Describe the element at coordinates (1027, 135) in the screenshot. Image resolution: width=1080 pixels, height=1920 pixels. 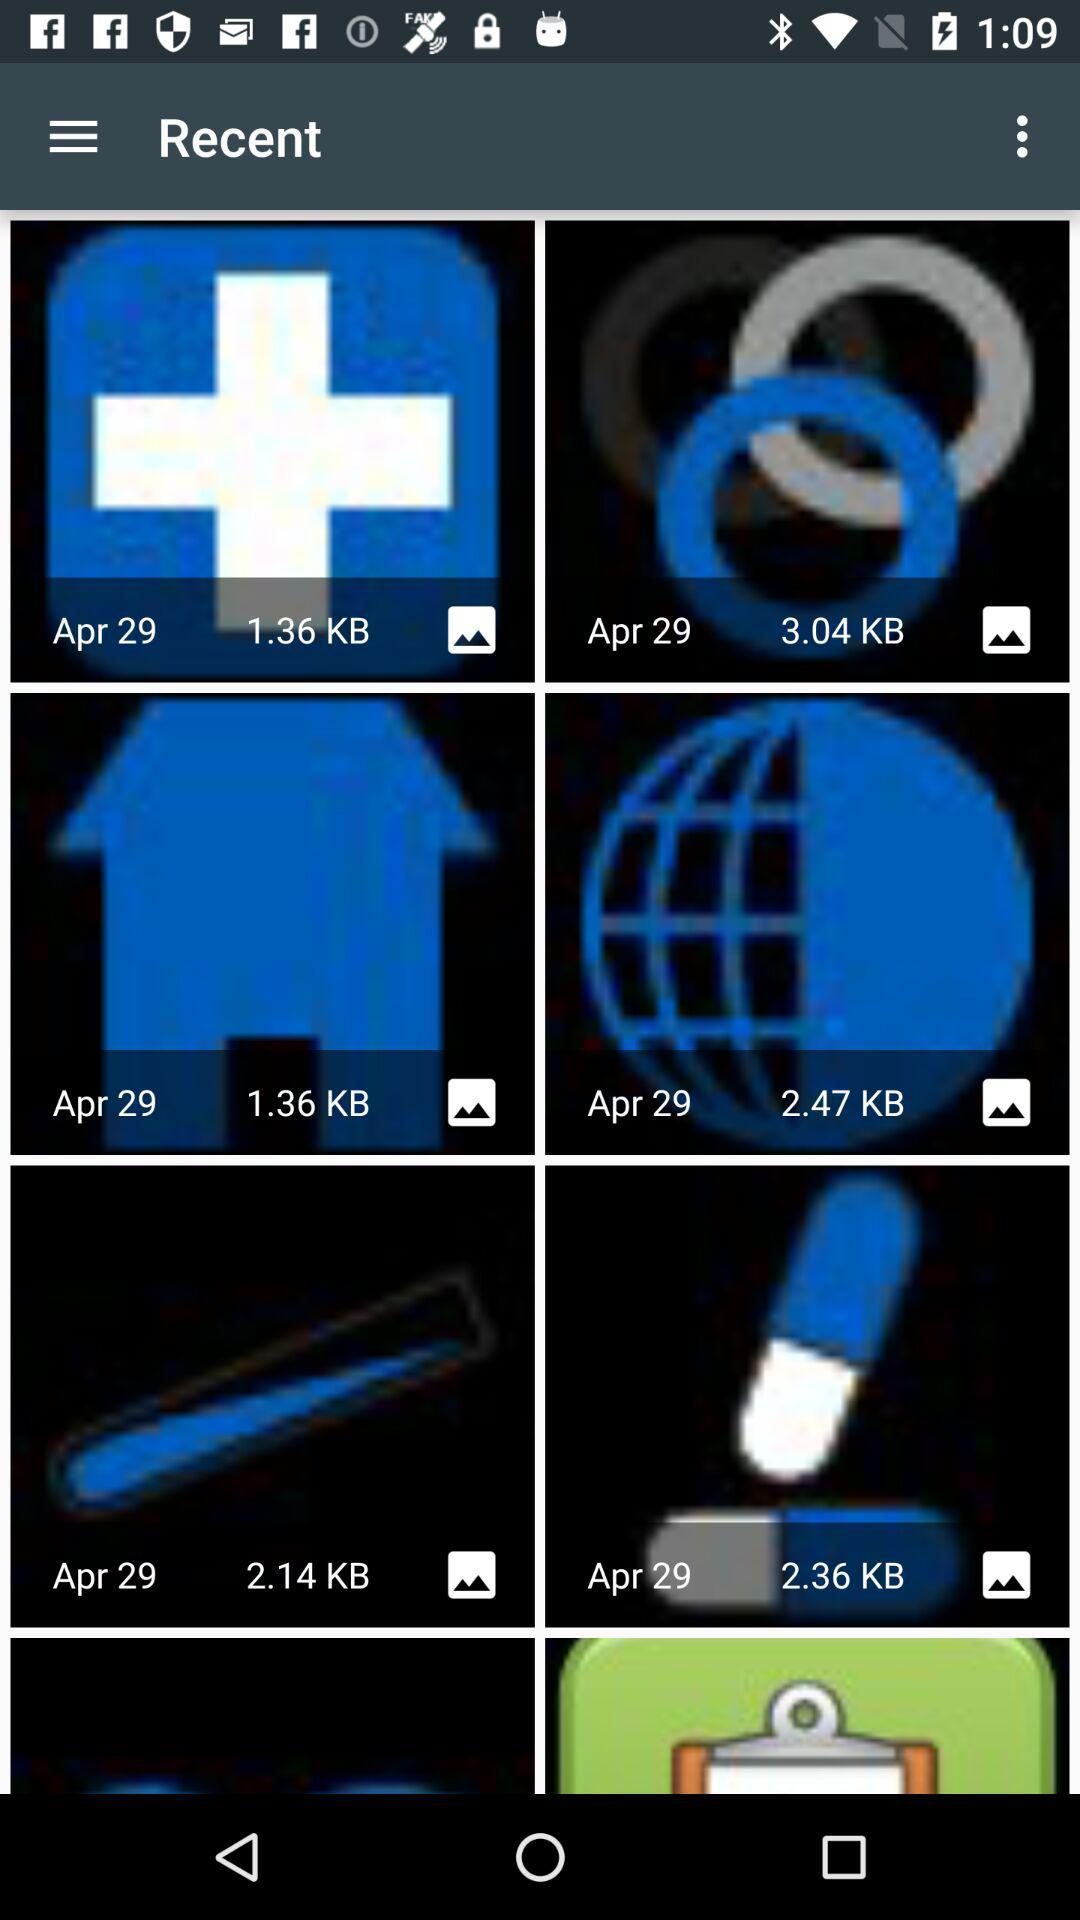
I see `the icon to the right of recent app` at that location.